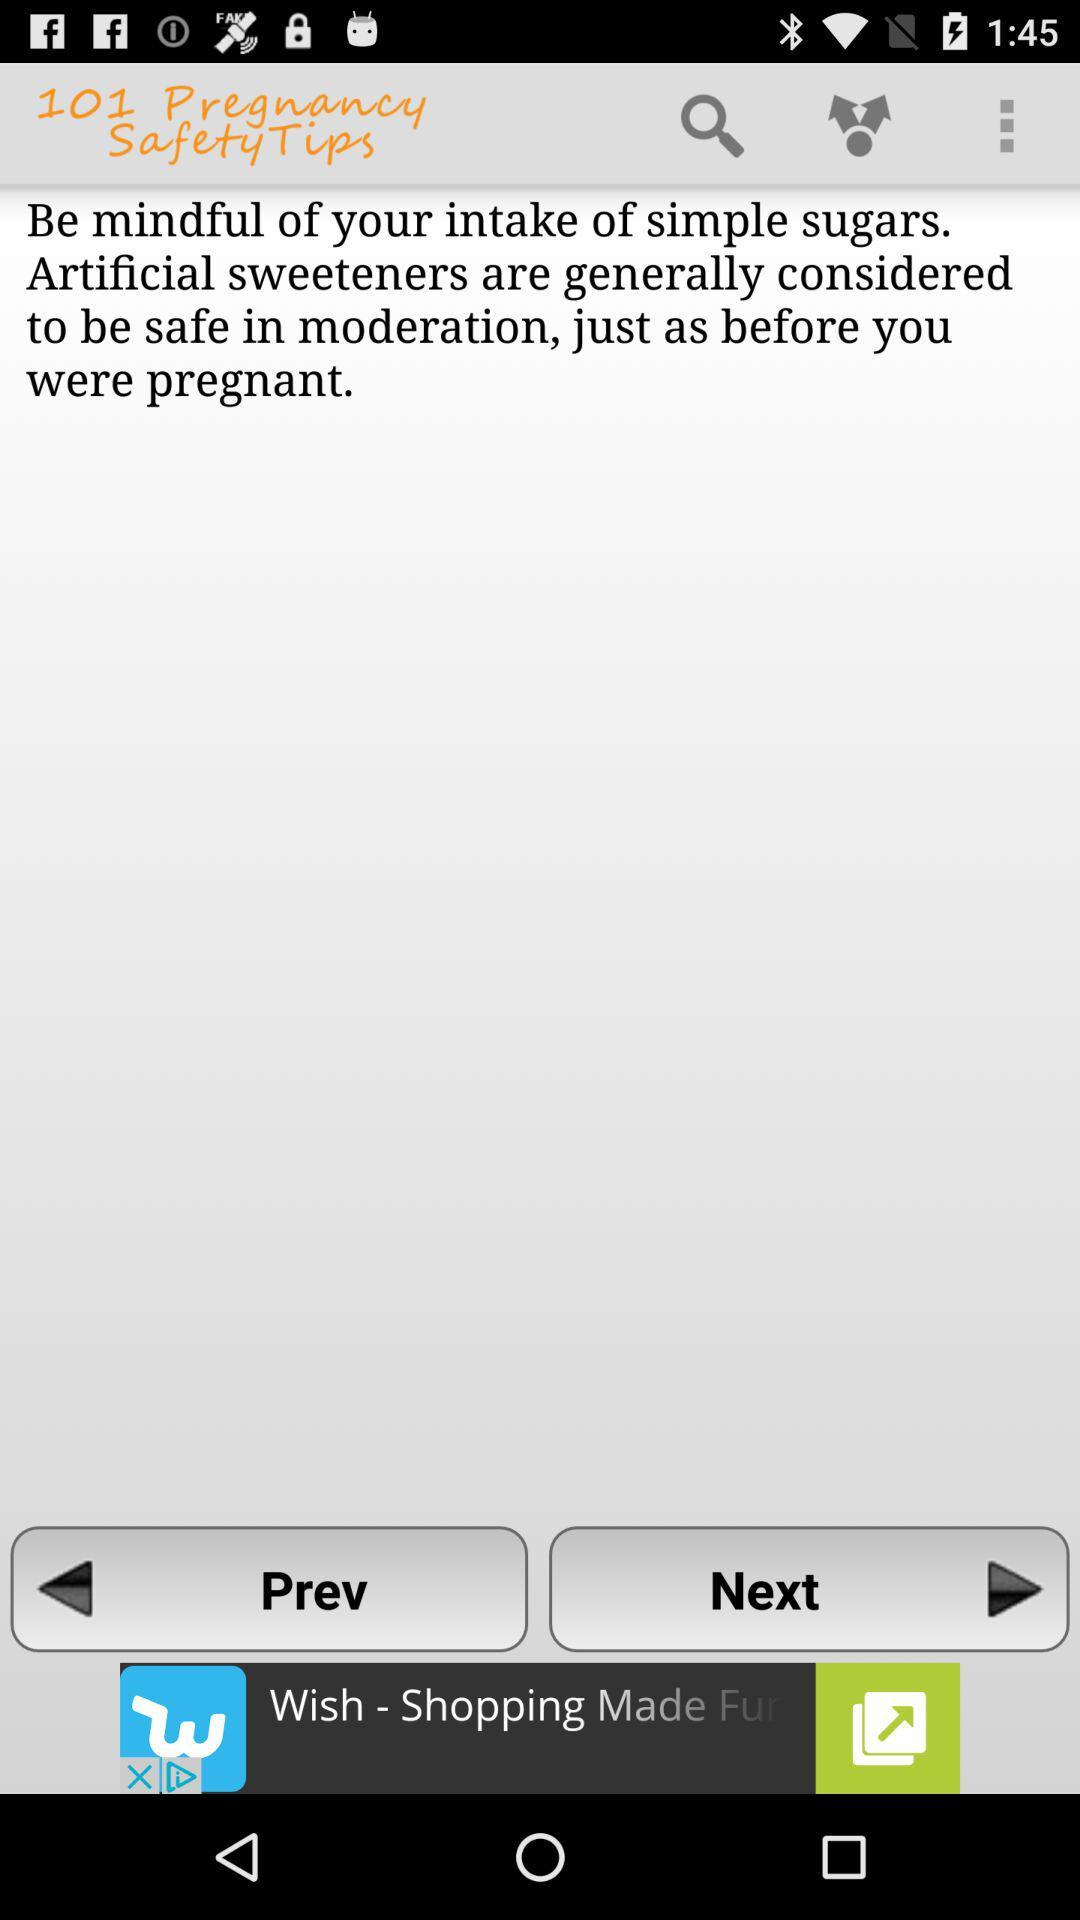  I want to click on advertisement, so click(540, 1727).